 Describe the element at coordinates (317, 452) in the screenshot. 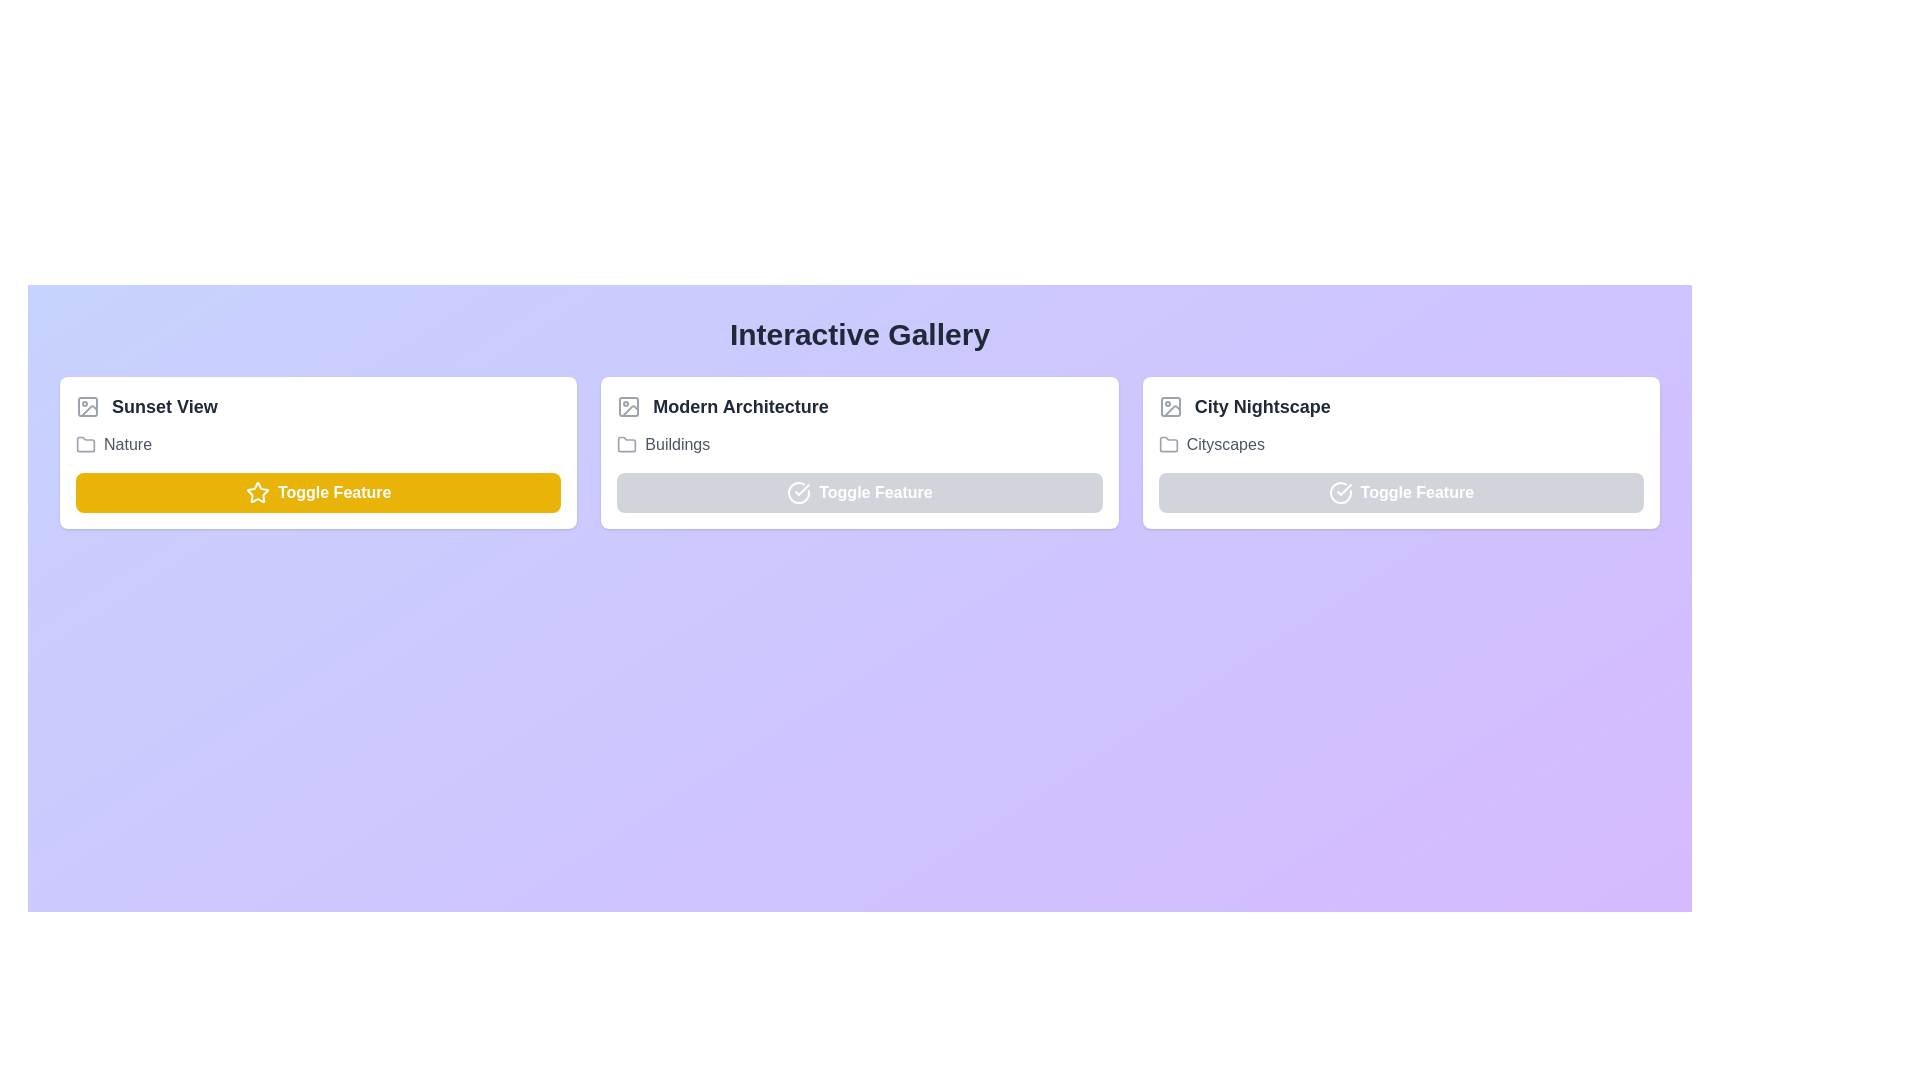

I see `contents of the 'Sunset View' card located in the first column of the three-column grid layout by clicking on it` at that location.